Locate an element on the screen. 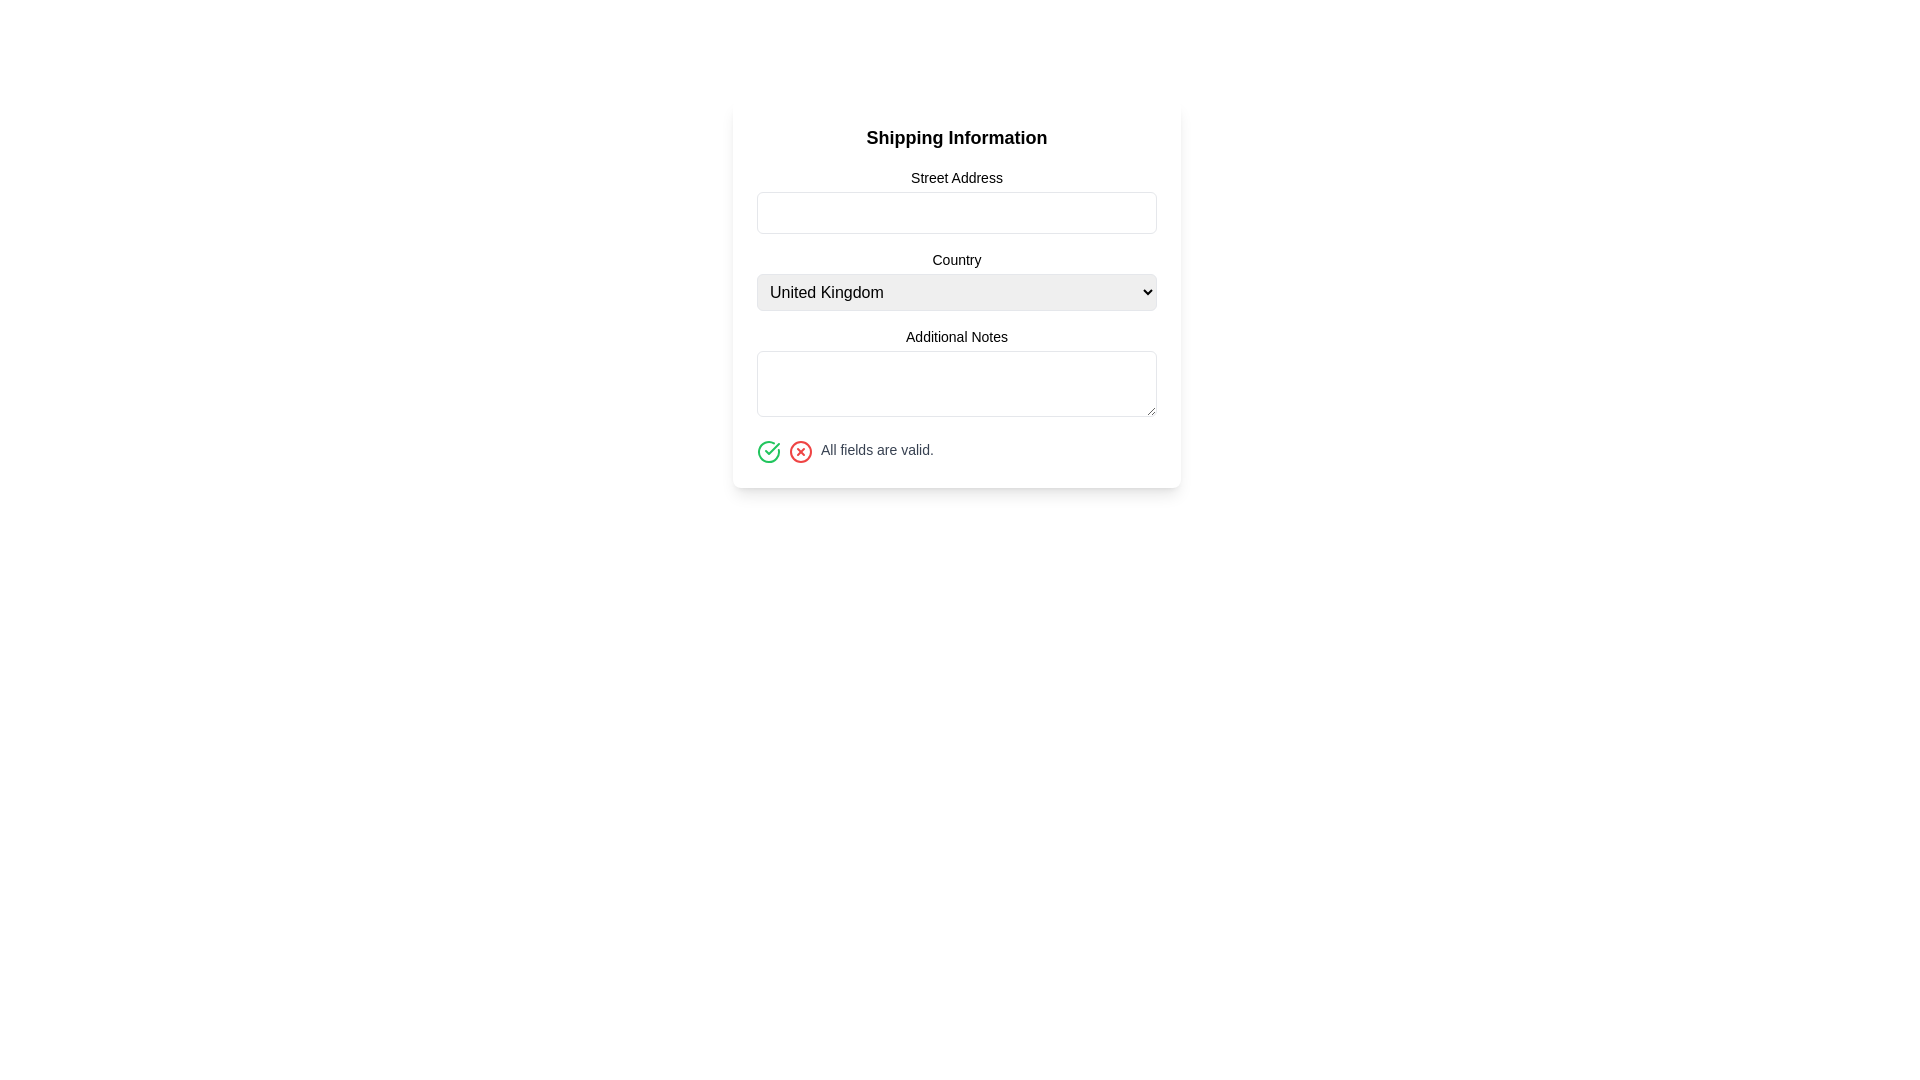 This screenshot has height=1080, width=1920. the circular graphical icon with a thick border, resembling a checkmark, which is green and located towards the bottom-left corner of the form interface, just left of the label 'All fields are valid.' is located at coordinates (767, 451).